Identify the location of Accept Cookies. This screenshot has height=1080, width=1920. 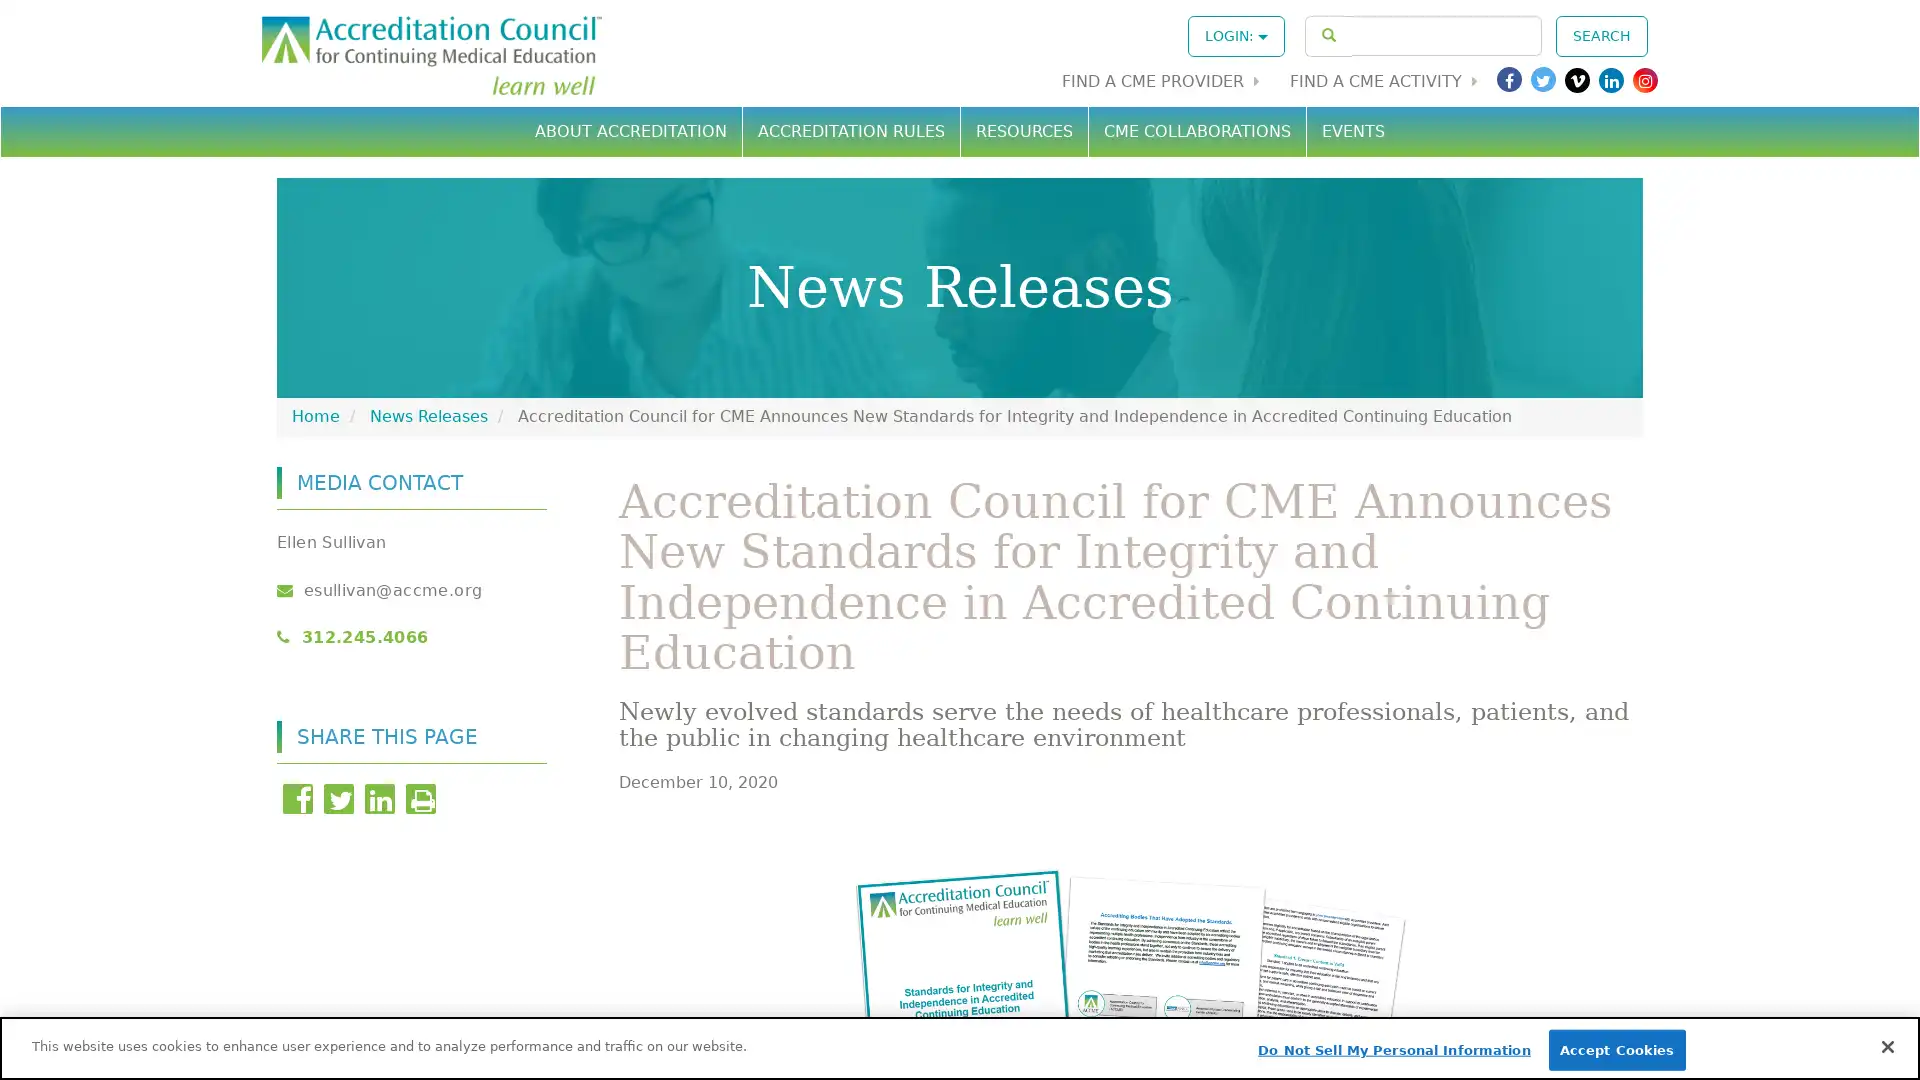
(1616, 1048).